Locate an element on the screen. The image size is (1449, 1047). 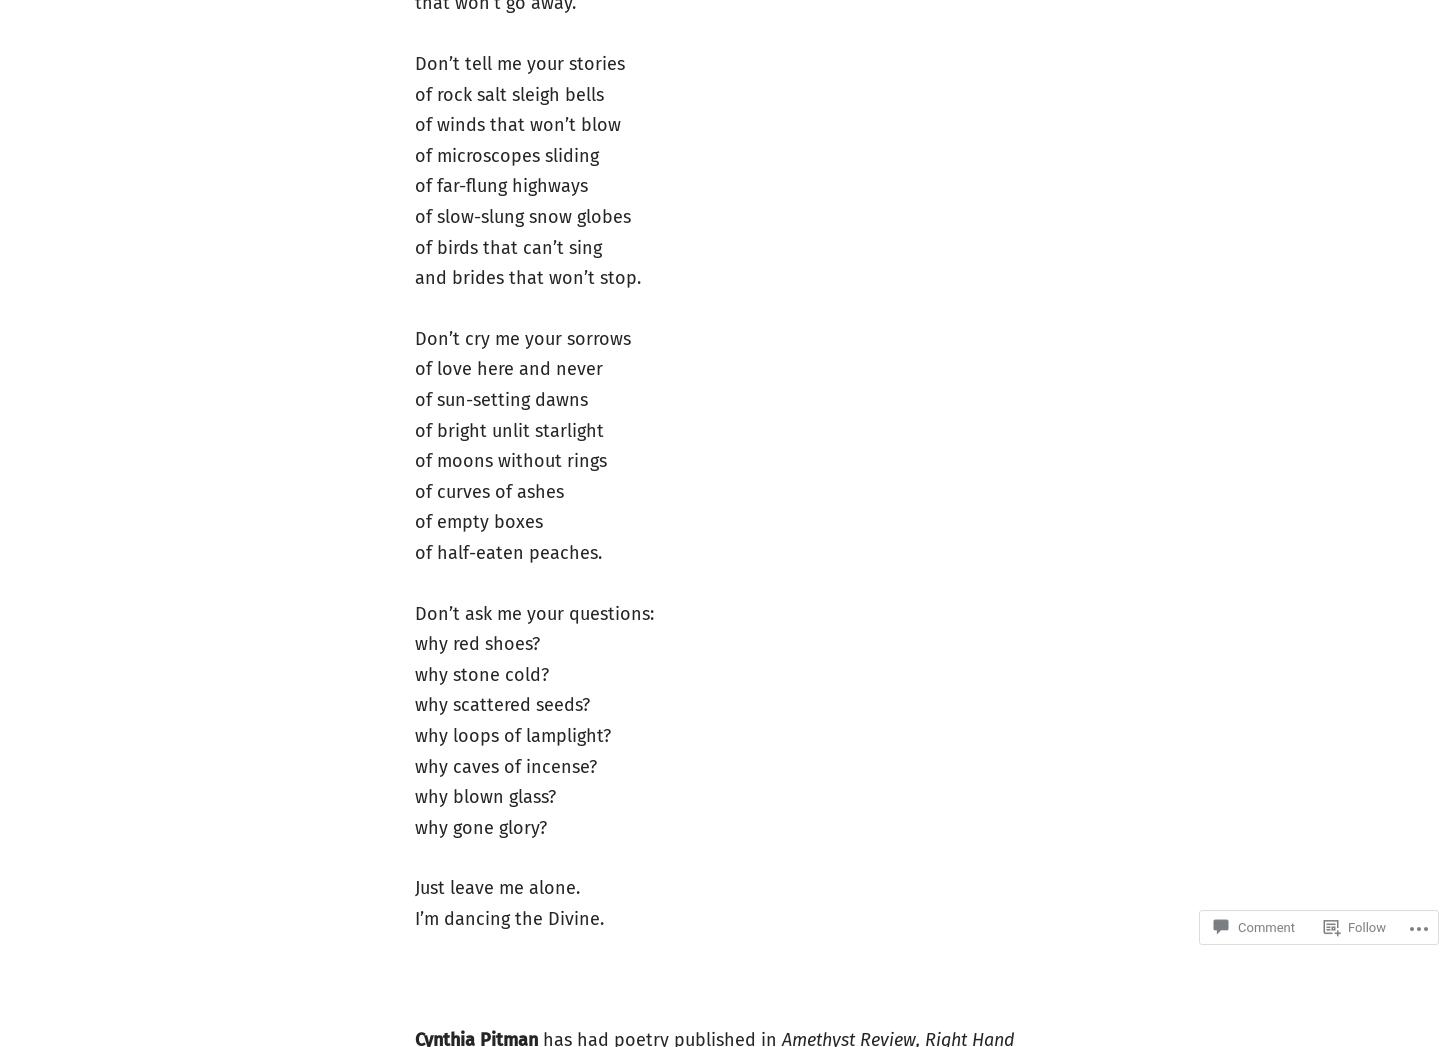
'why loops of lamplight?' is located at coordinates (412, 734).